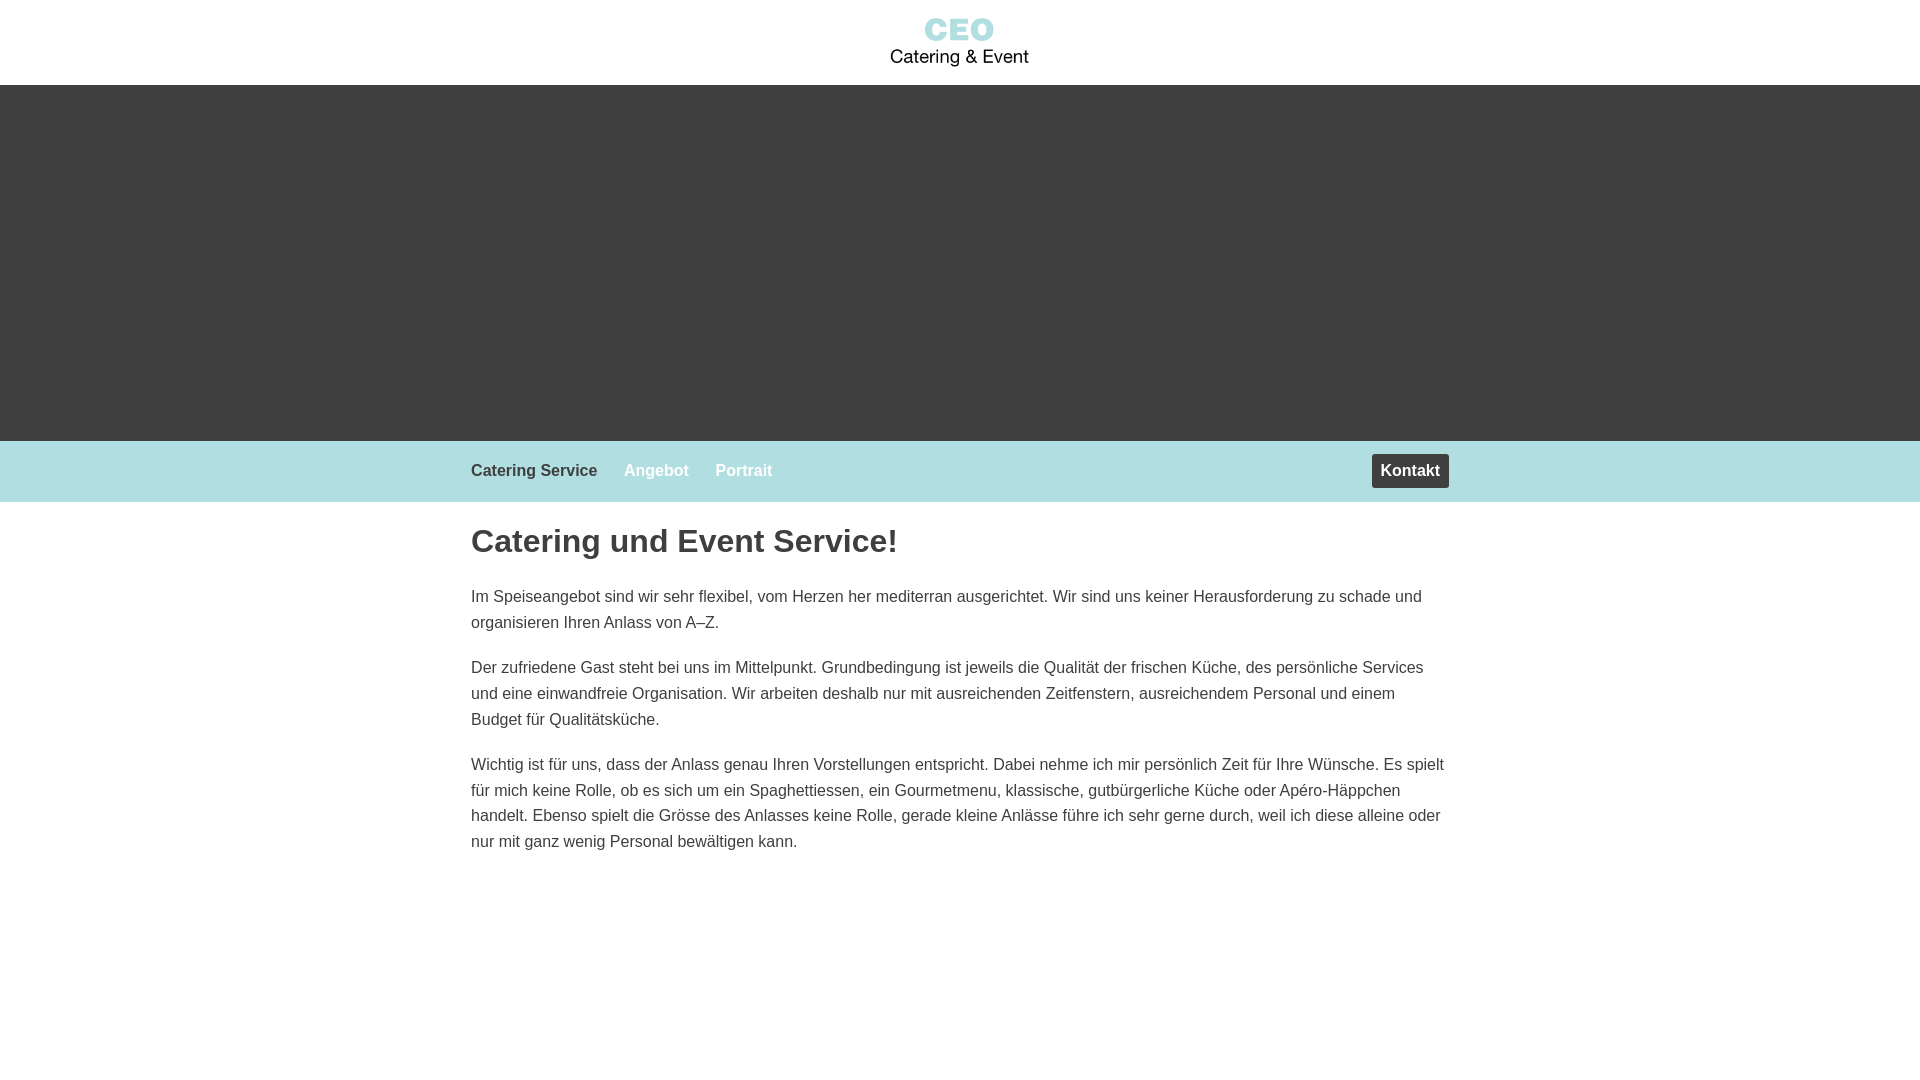  I want to click on 'Kontakt', so click(1409, 470).